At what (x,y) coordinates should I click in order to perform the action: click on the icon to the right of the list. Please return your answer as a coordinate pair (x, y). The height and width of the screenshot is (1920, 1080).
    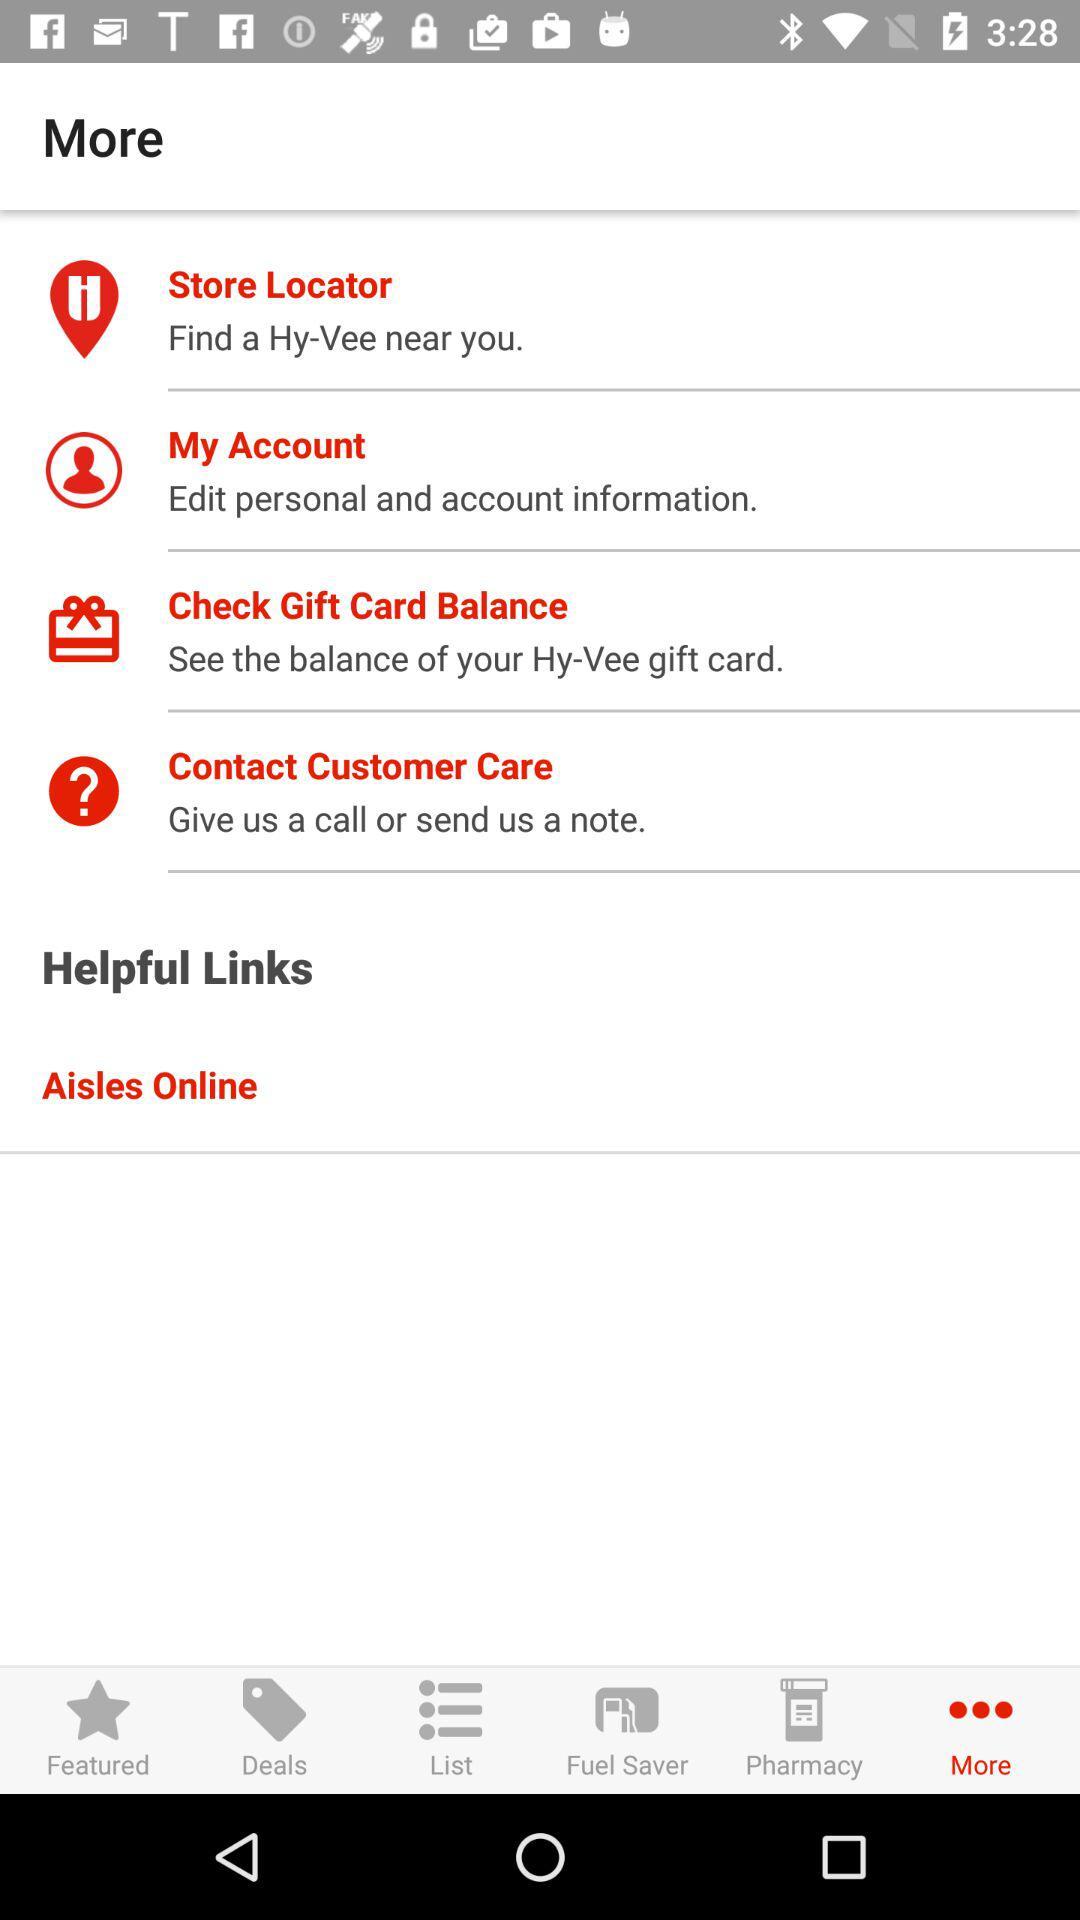
    Looking at the image, I should click on (626, 1729).